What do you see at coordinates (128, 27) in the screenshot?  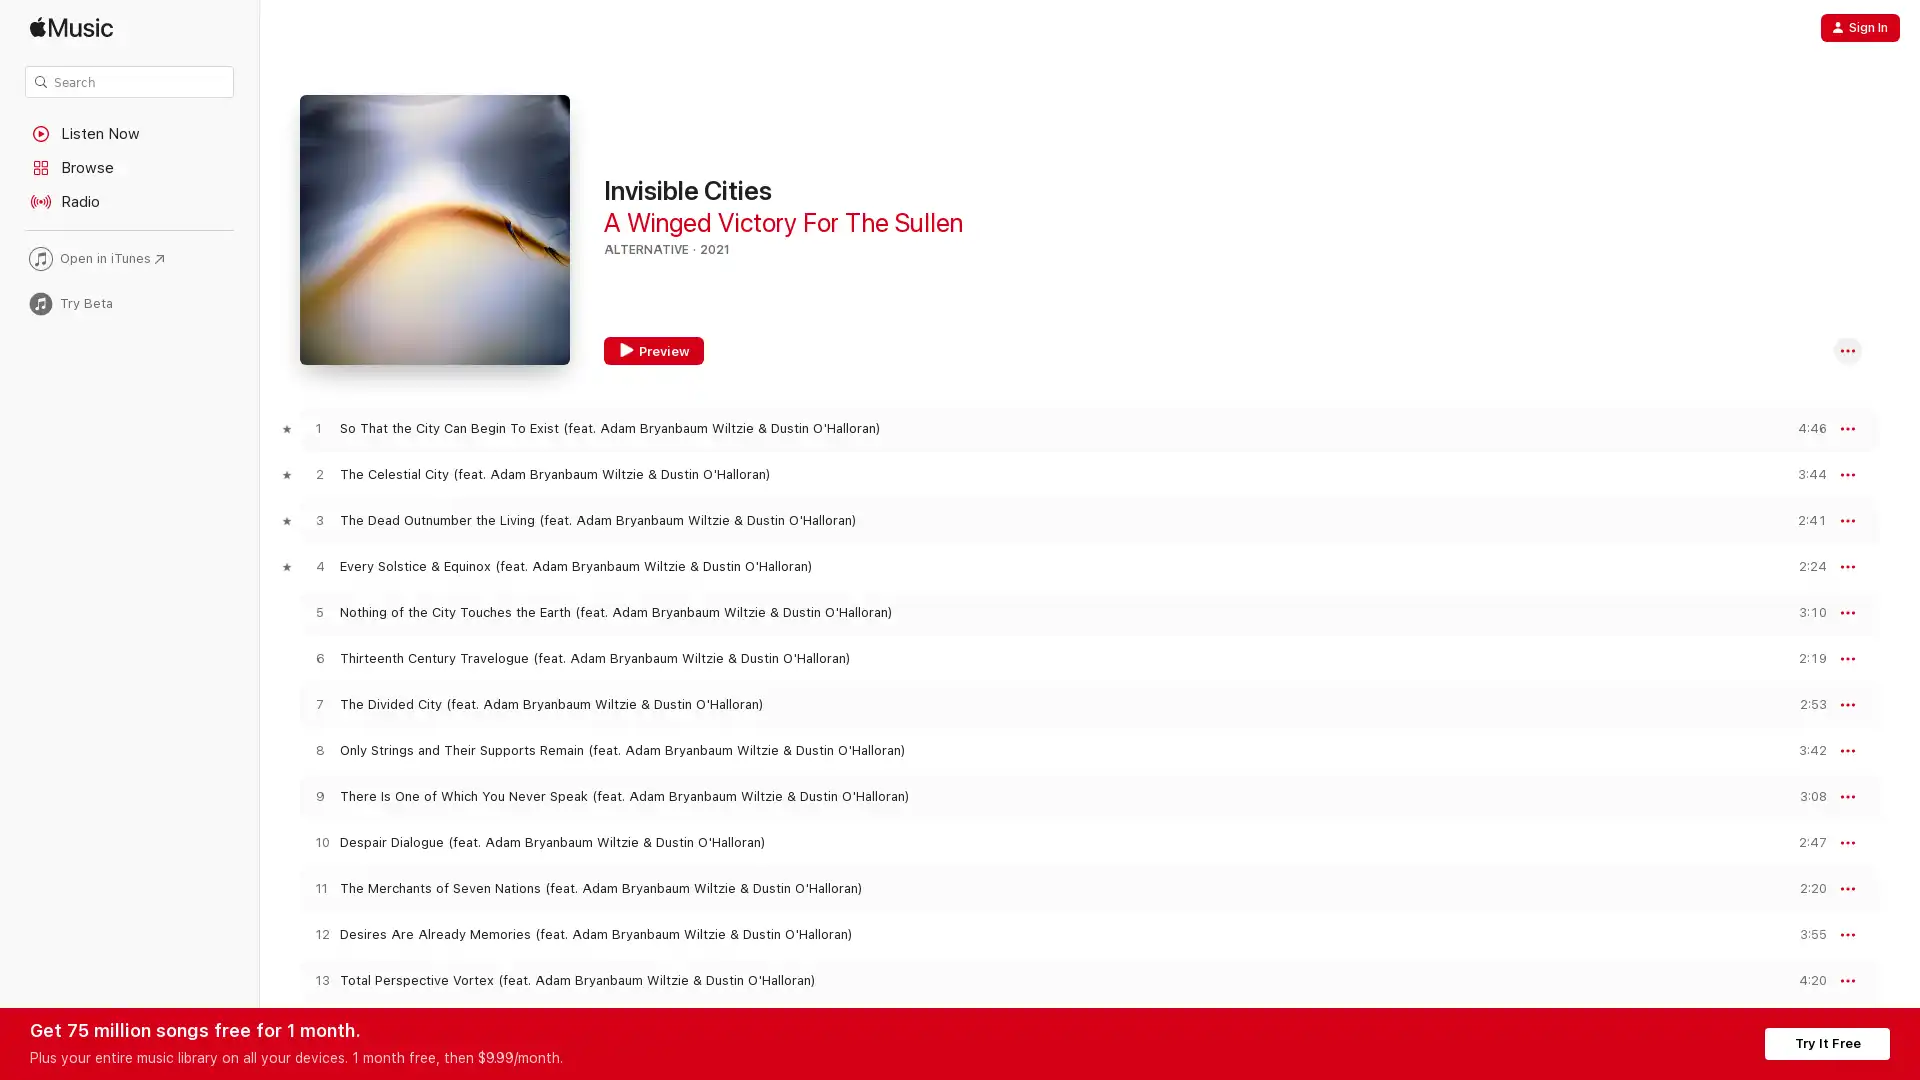 I see `Apple Music` at bounding box center [128, 27].